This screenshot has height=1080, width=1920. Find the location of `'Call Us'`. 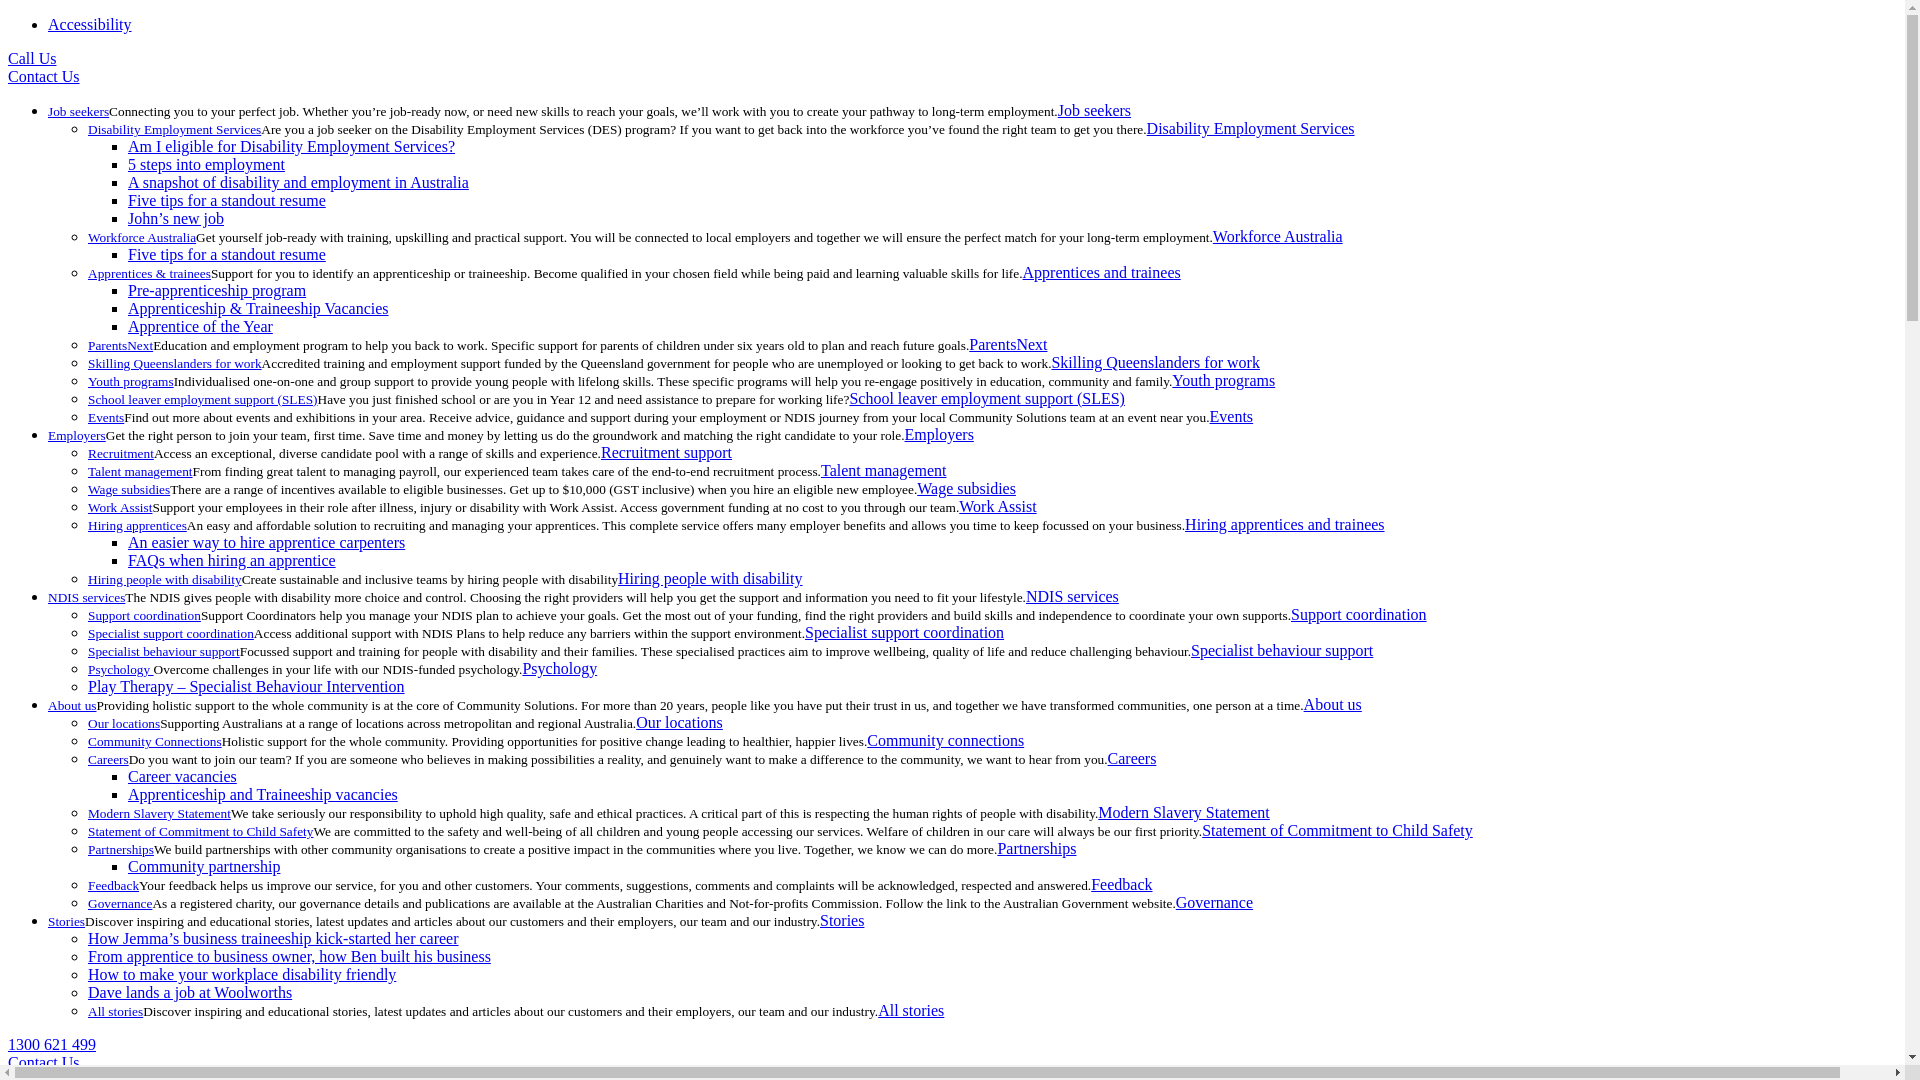

'Call Us' is located at coordinates (32, 57).